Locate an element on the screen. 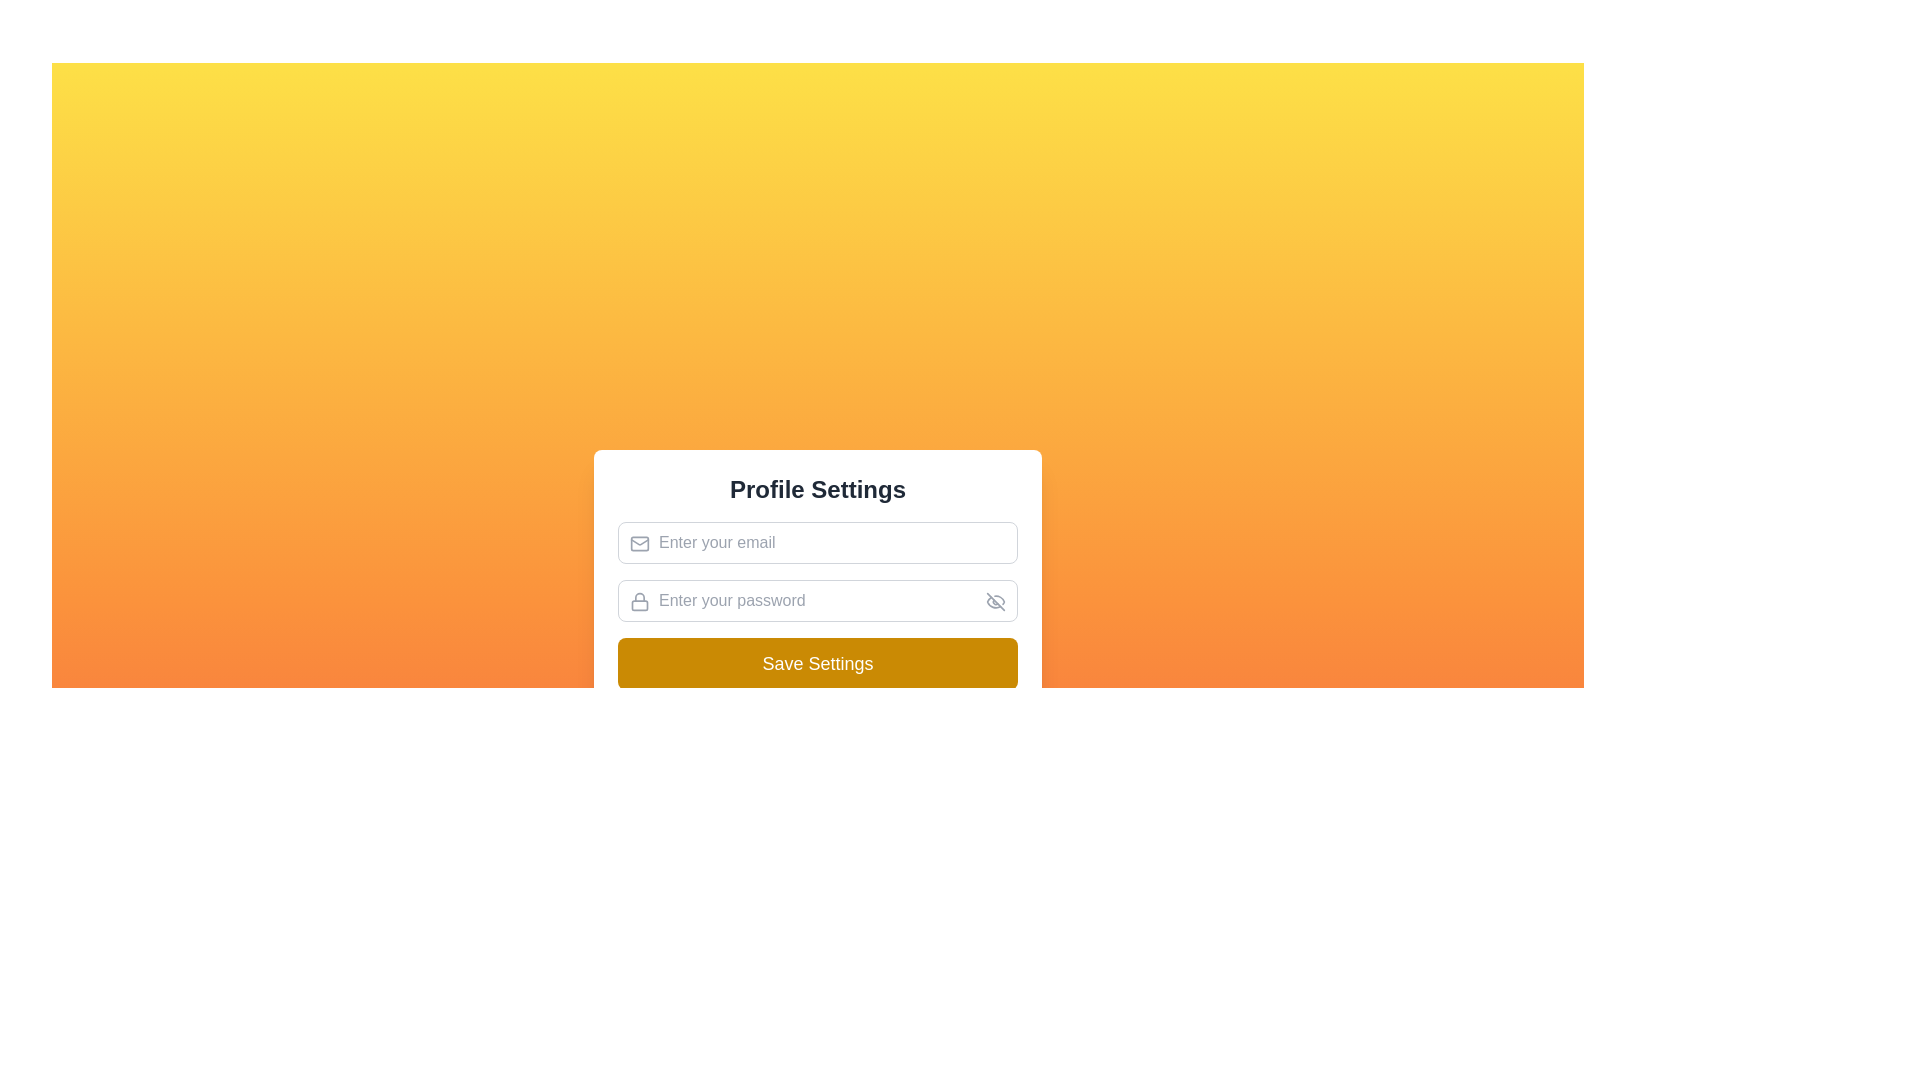  the 'eye-off' icon in the 'Profile Settings' card, which is used to toggle the visibility of the password input is located at coordinates (996, 600).